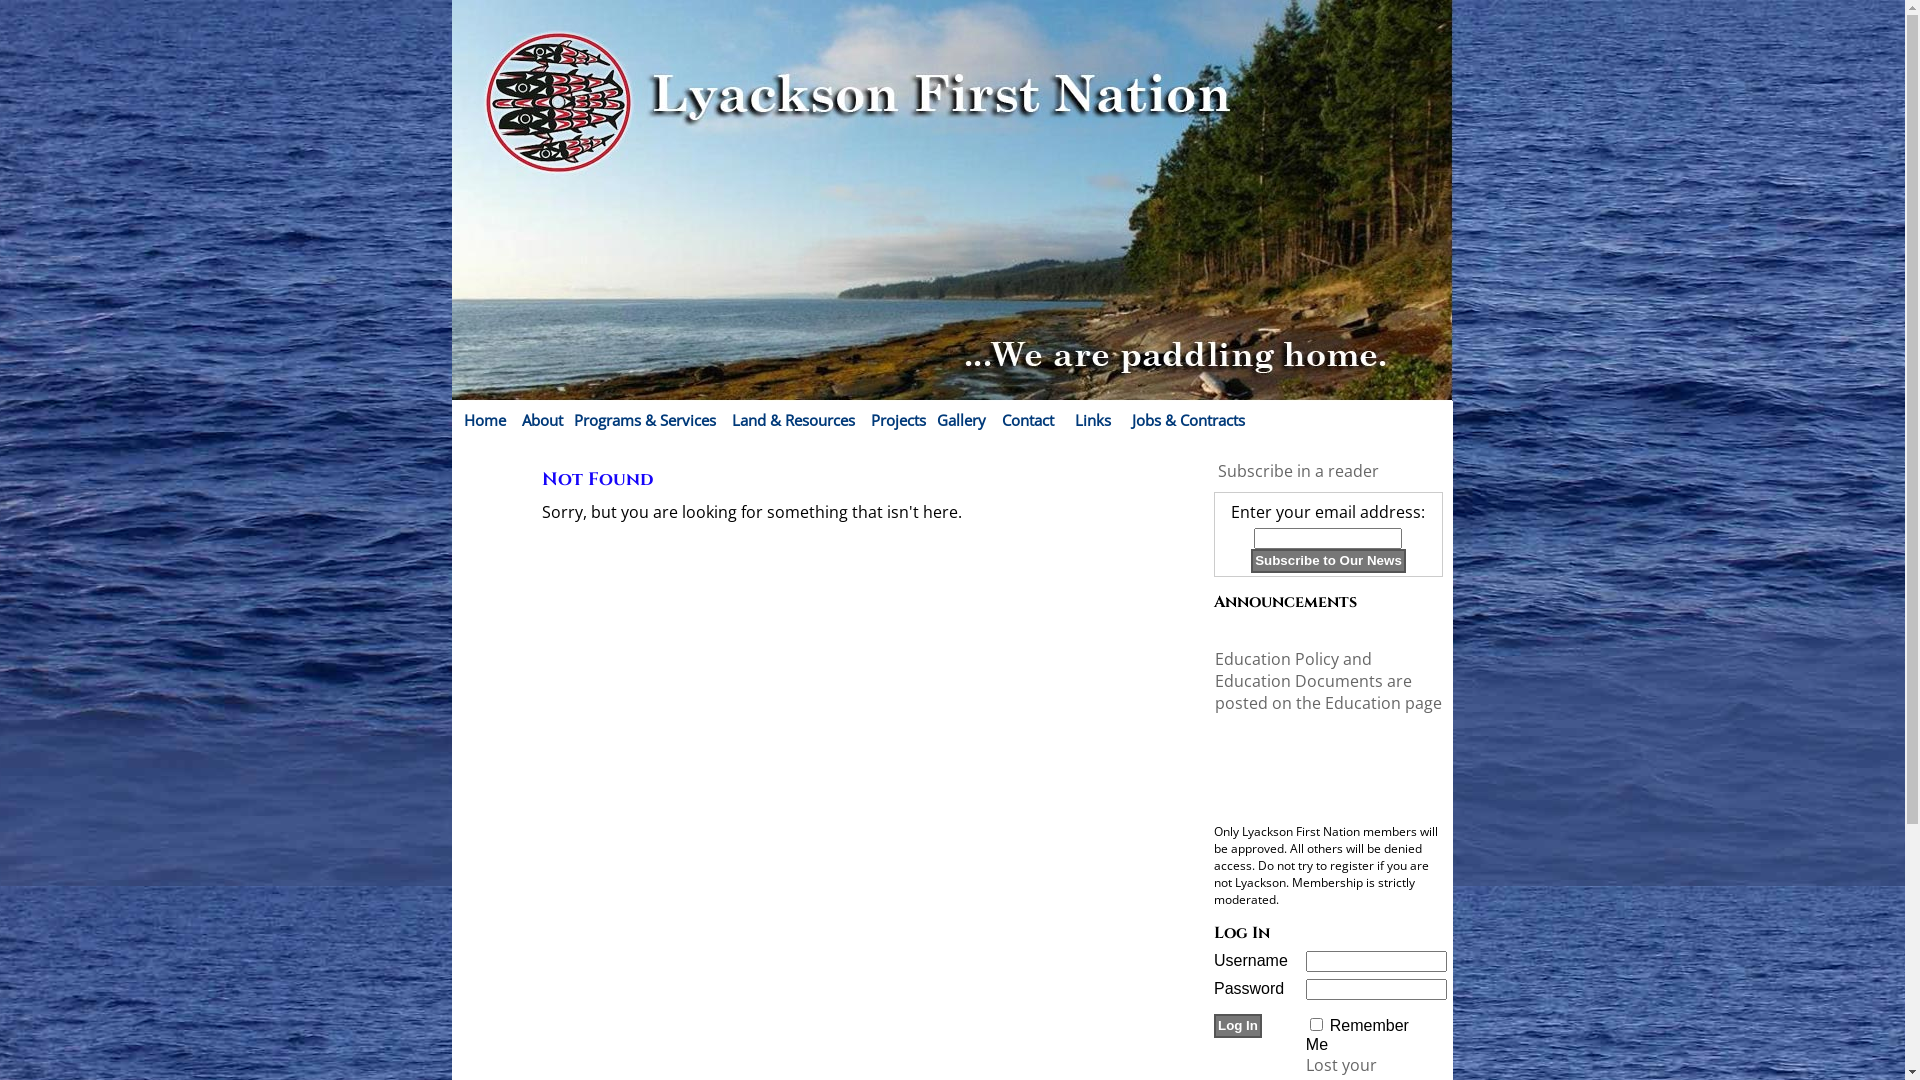 This screenshot has height=1080, width=1920. What do you see at coordinates (1298, 470) in the screenshot?
I see `'Subscribe in a reader'` at bounding box center [1298, 470].